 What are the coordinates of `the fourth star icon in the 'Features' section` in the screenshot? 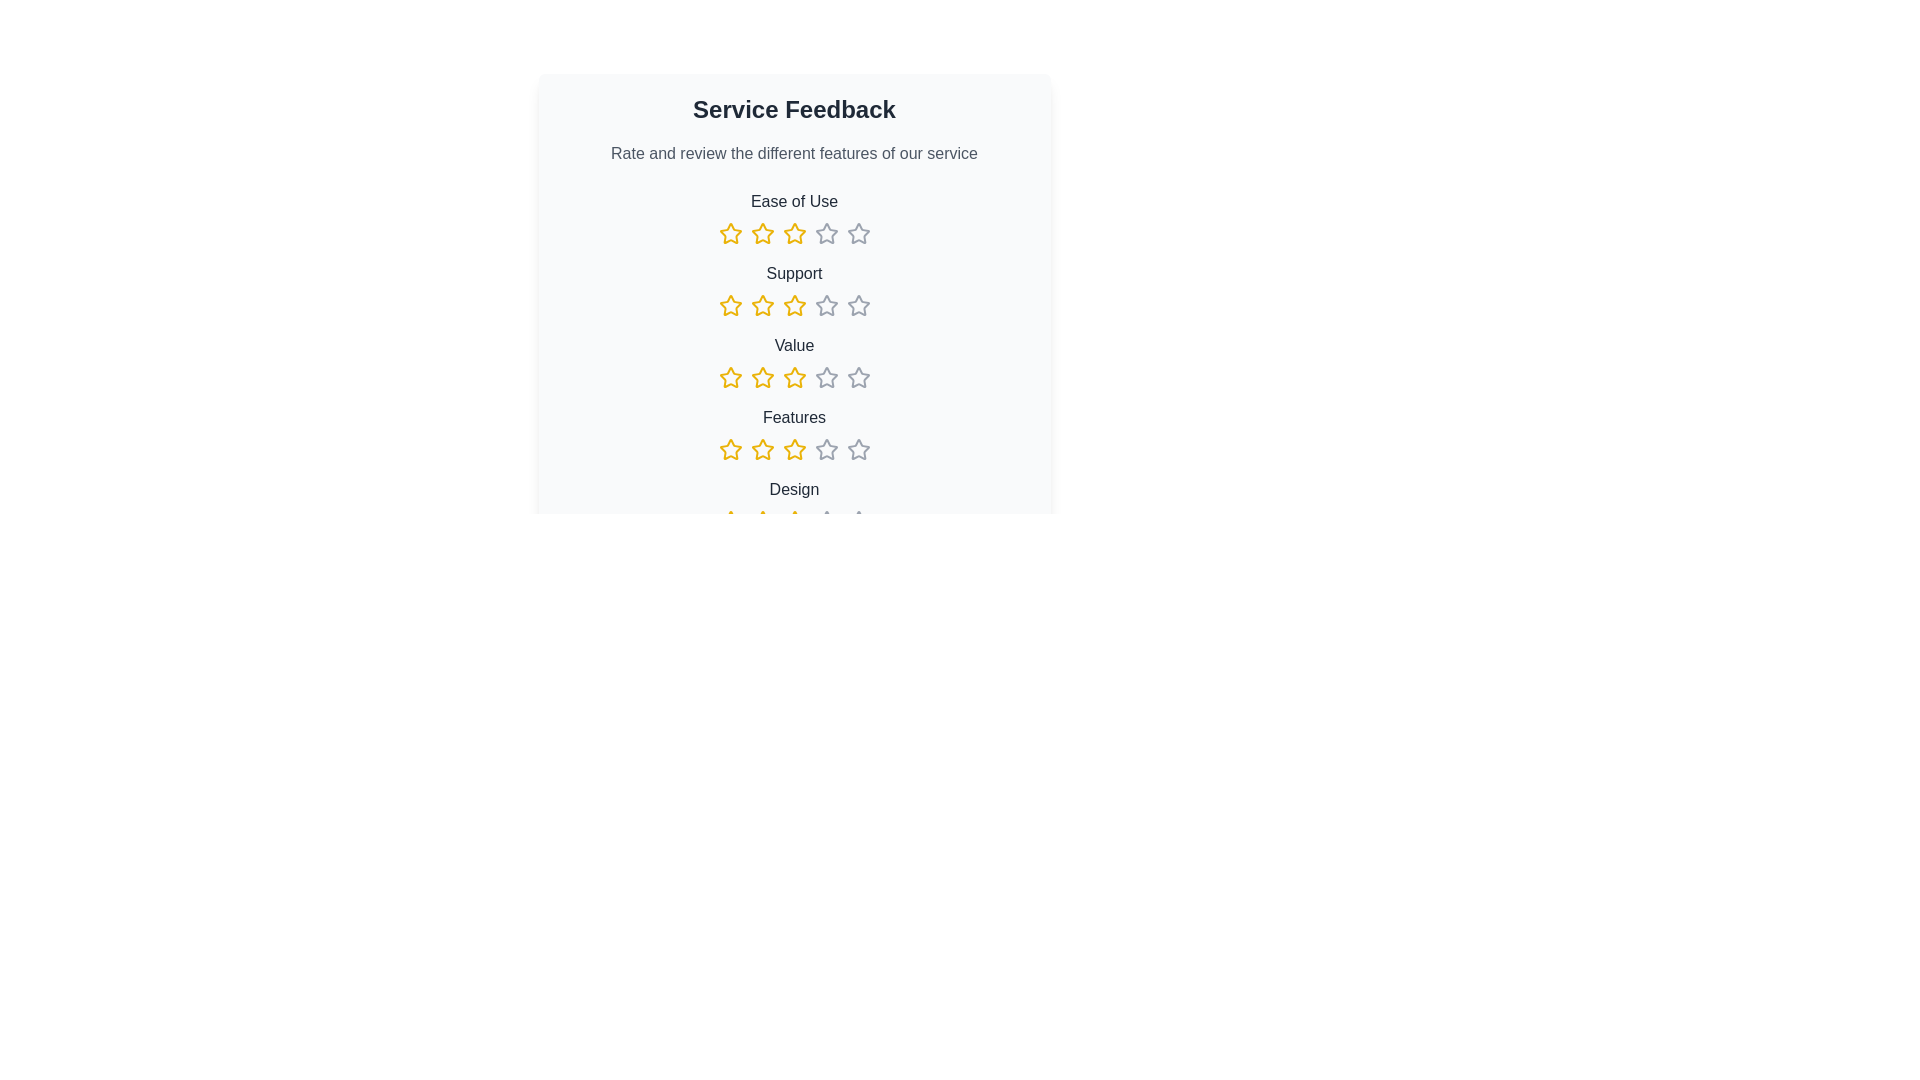 It's located at (826, 448).